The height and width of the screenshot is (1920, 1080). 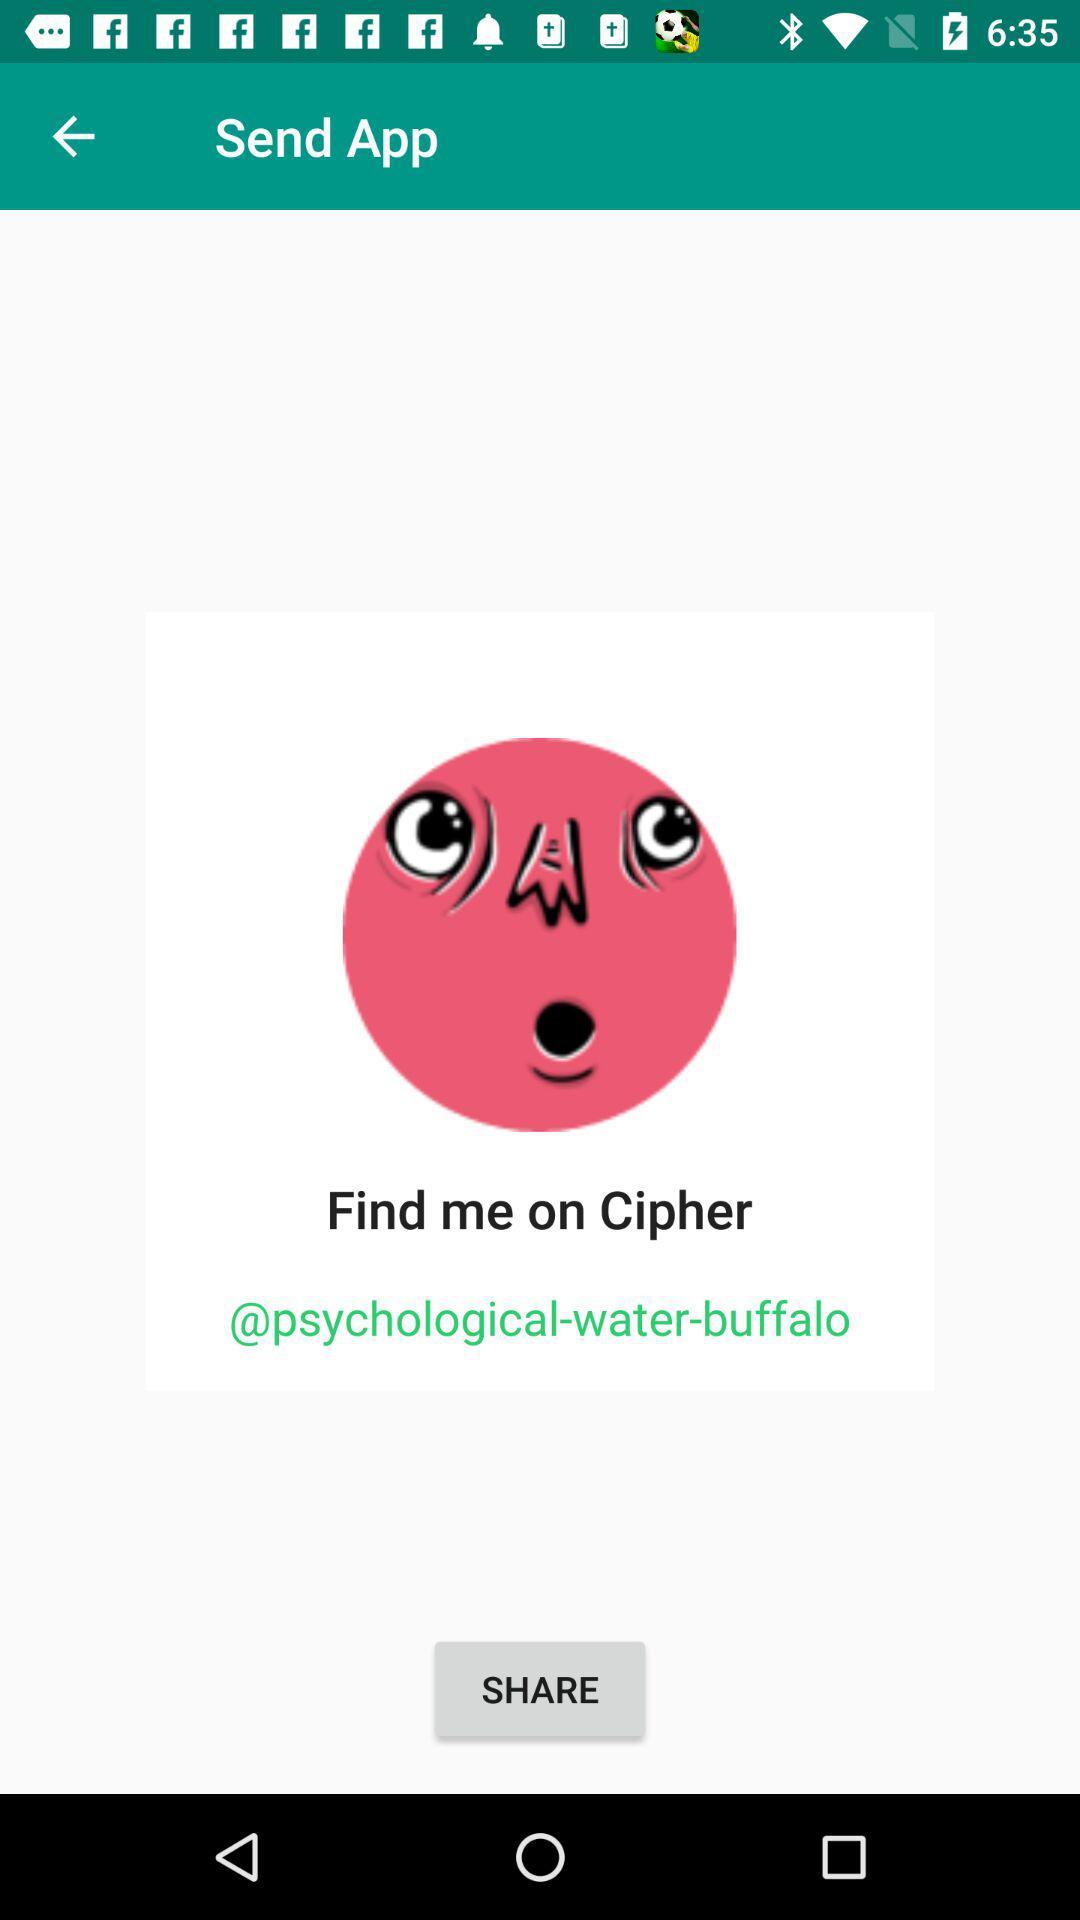 I want to click on item to the left of the   send app, so click(x=72, y=135).